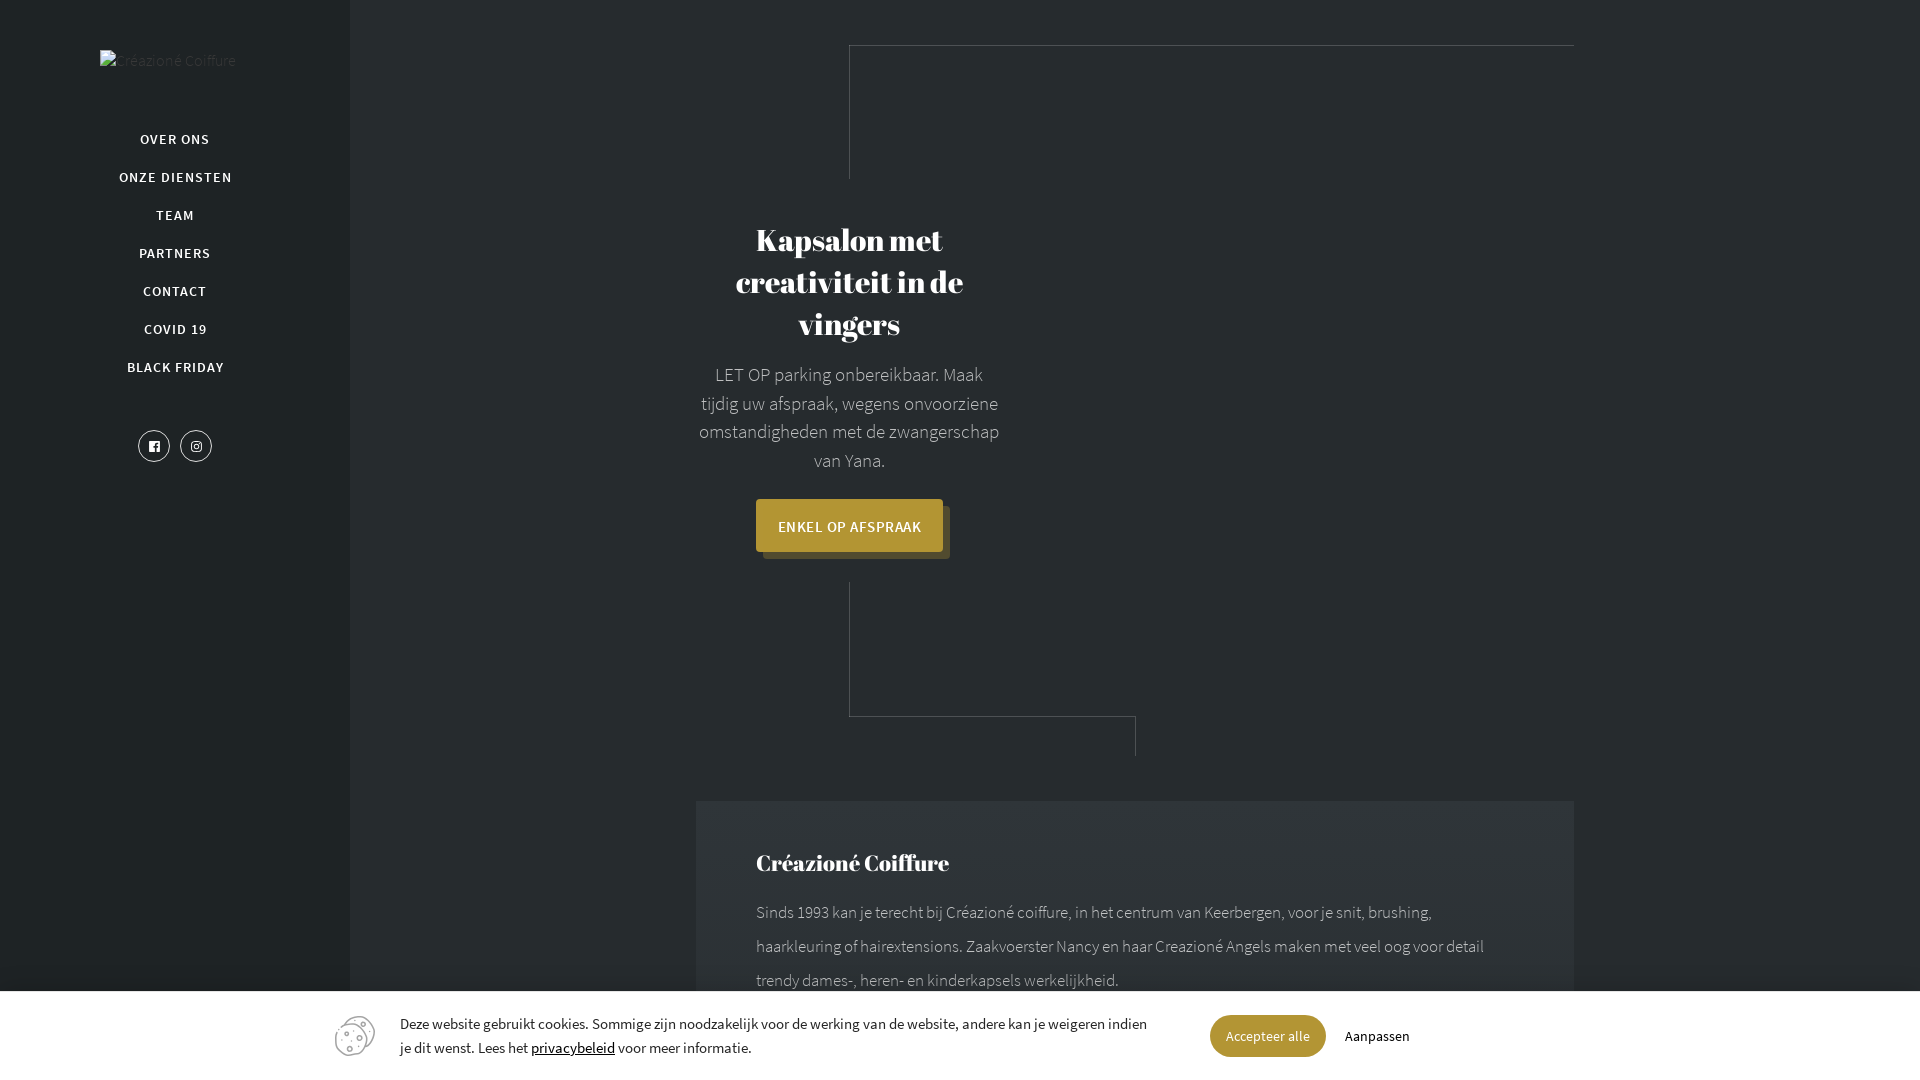  I want to click on 'Aanpassen', so click(1376, 1035).